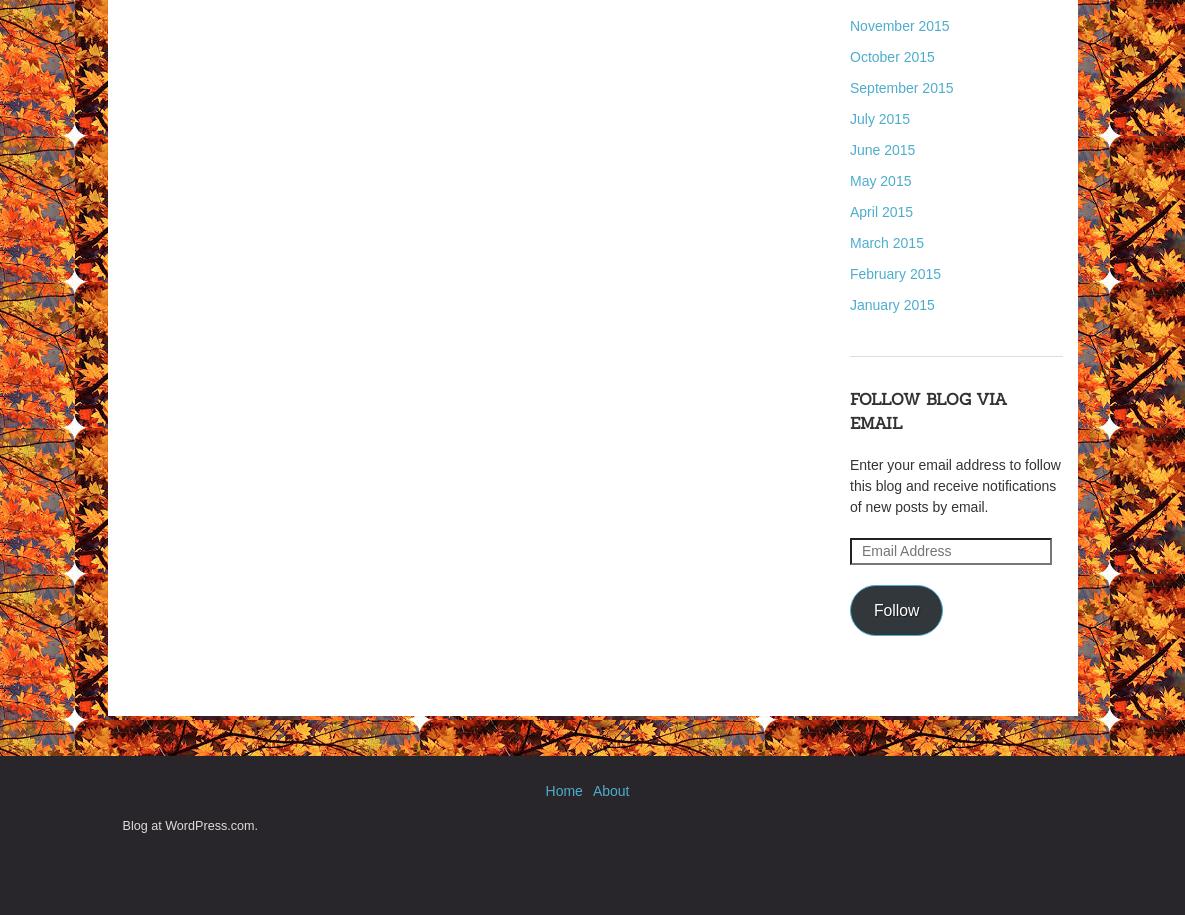 The image size is (1185, 915). I want to click on 'July 2015', so click(879, 119).